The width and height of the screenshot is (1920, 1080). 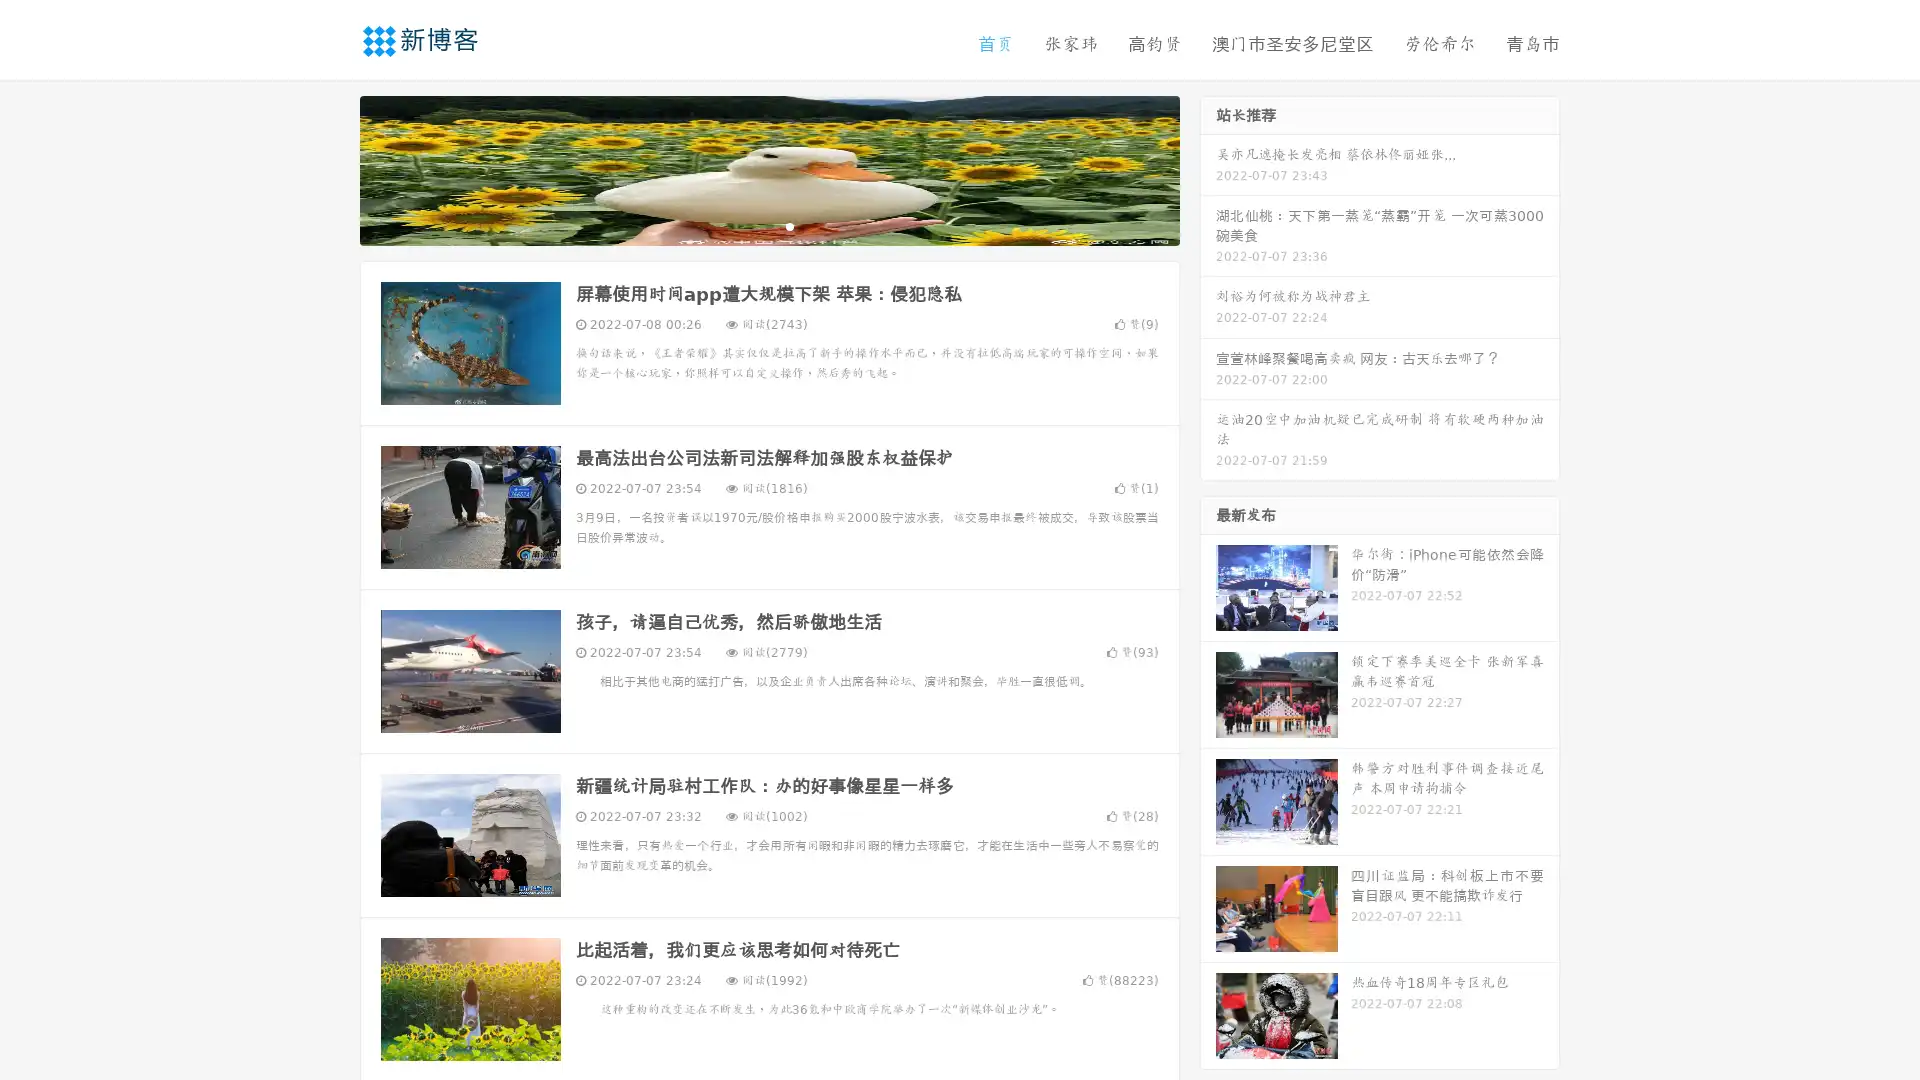 What do you see at coordinates (330, 168) in the screenshot?
I see `Previous slide` at bounding box center [330, 168].